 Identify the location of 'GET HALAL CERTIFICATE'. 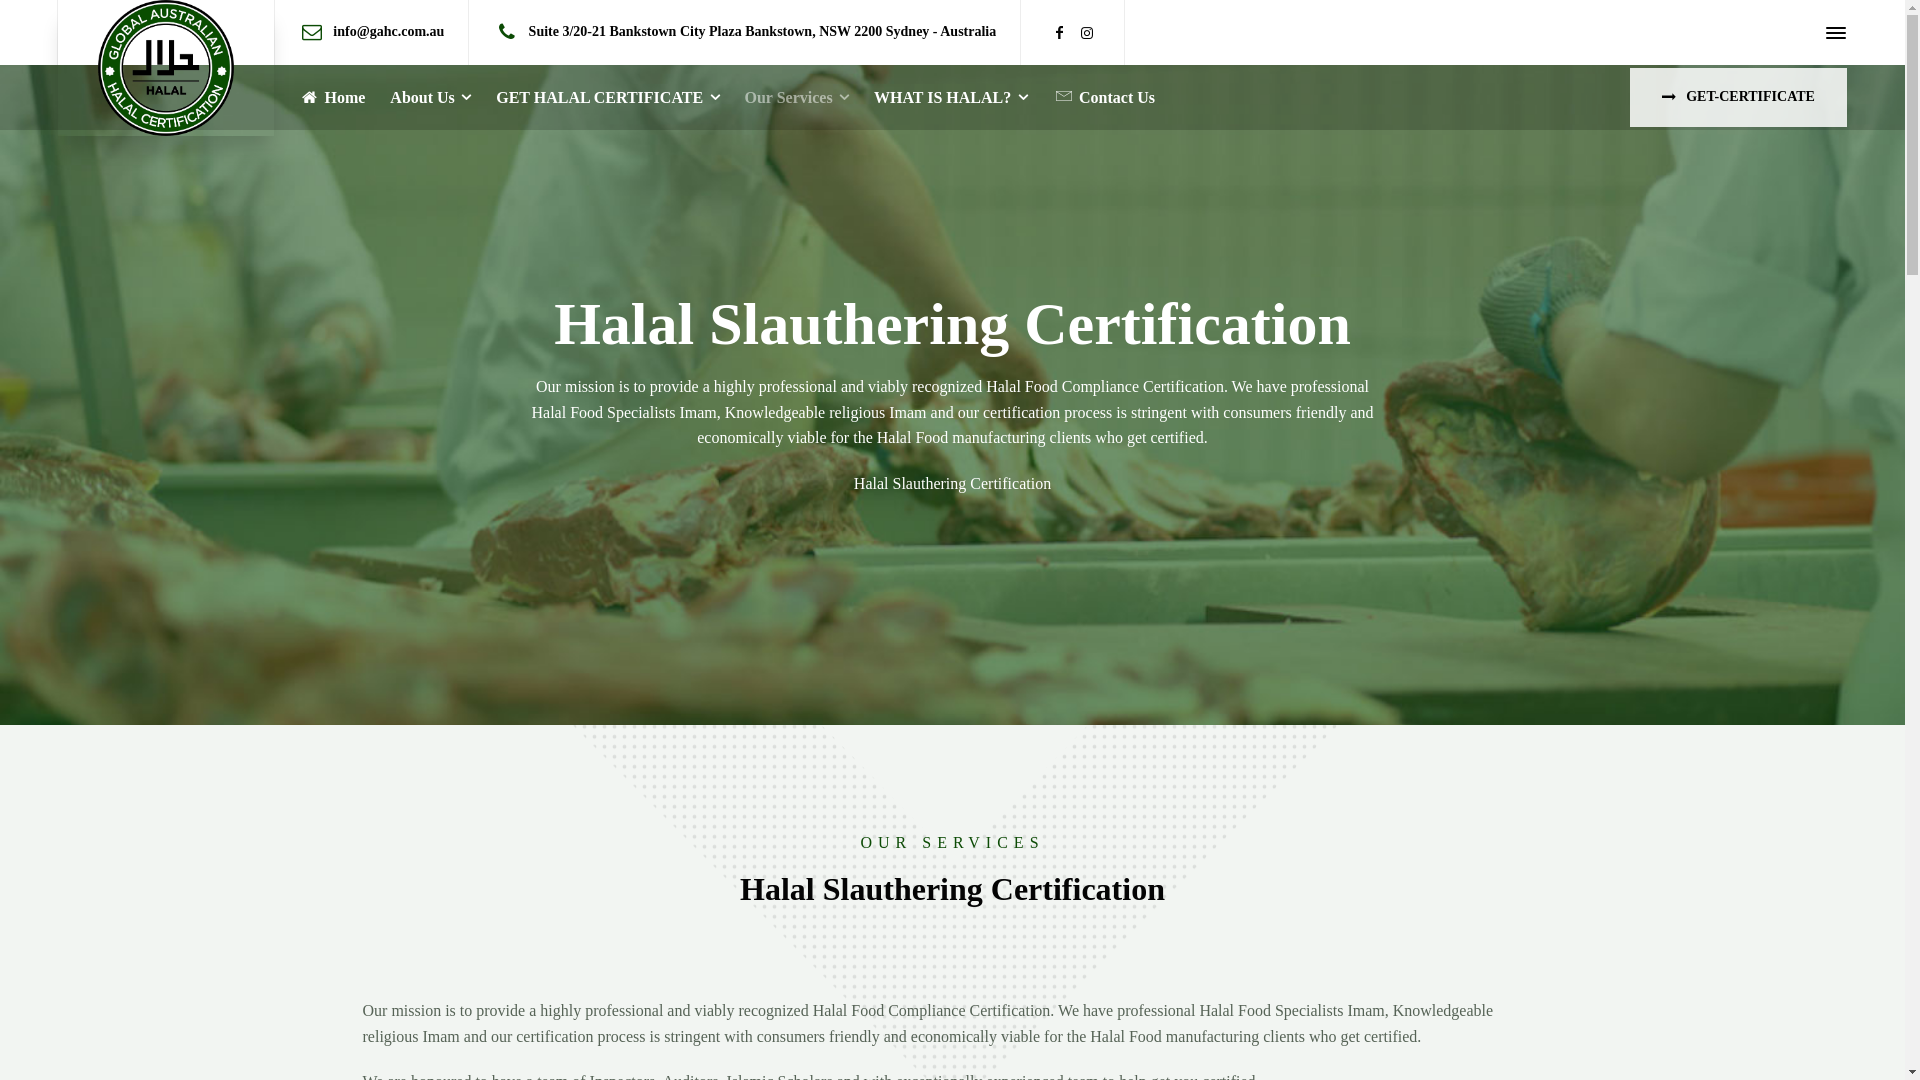
(484, 97).